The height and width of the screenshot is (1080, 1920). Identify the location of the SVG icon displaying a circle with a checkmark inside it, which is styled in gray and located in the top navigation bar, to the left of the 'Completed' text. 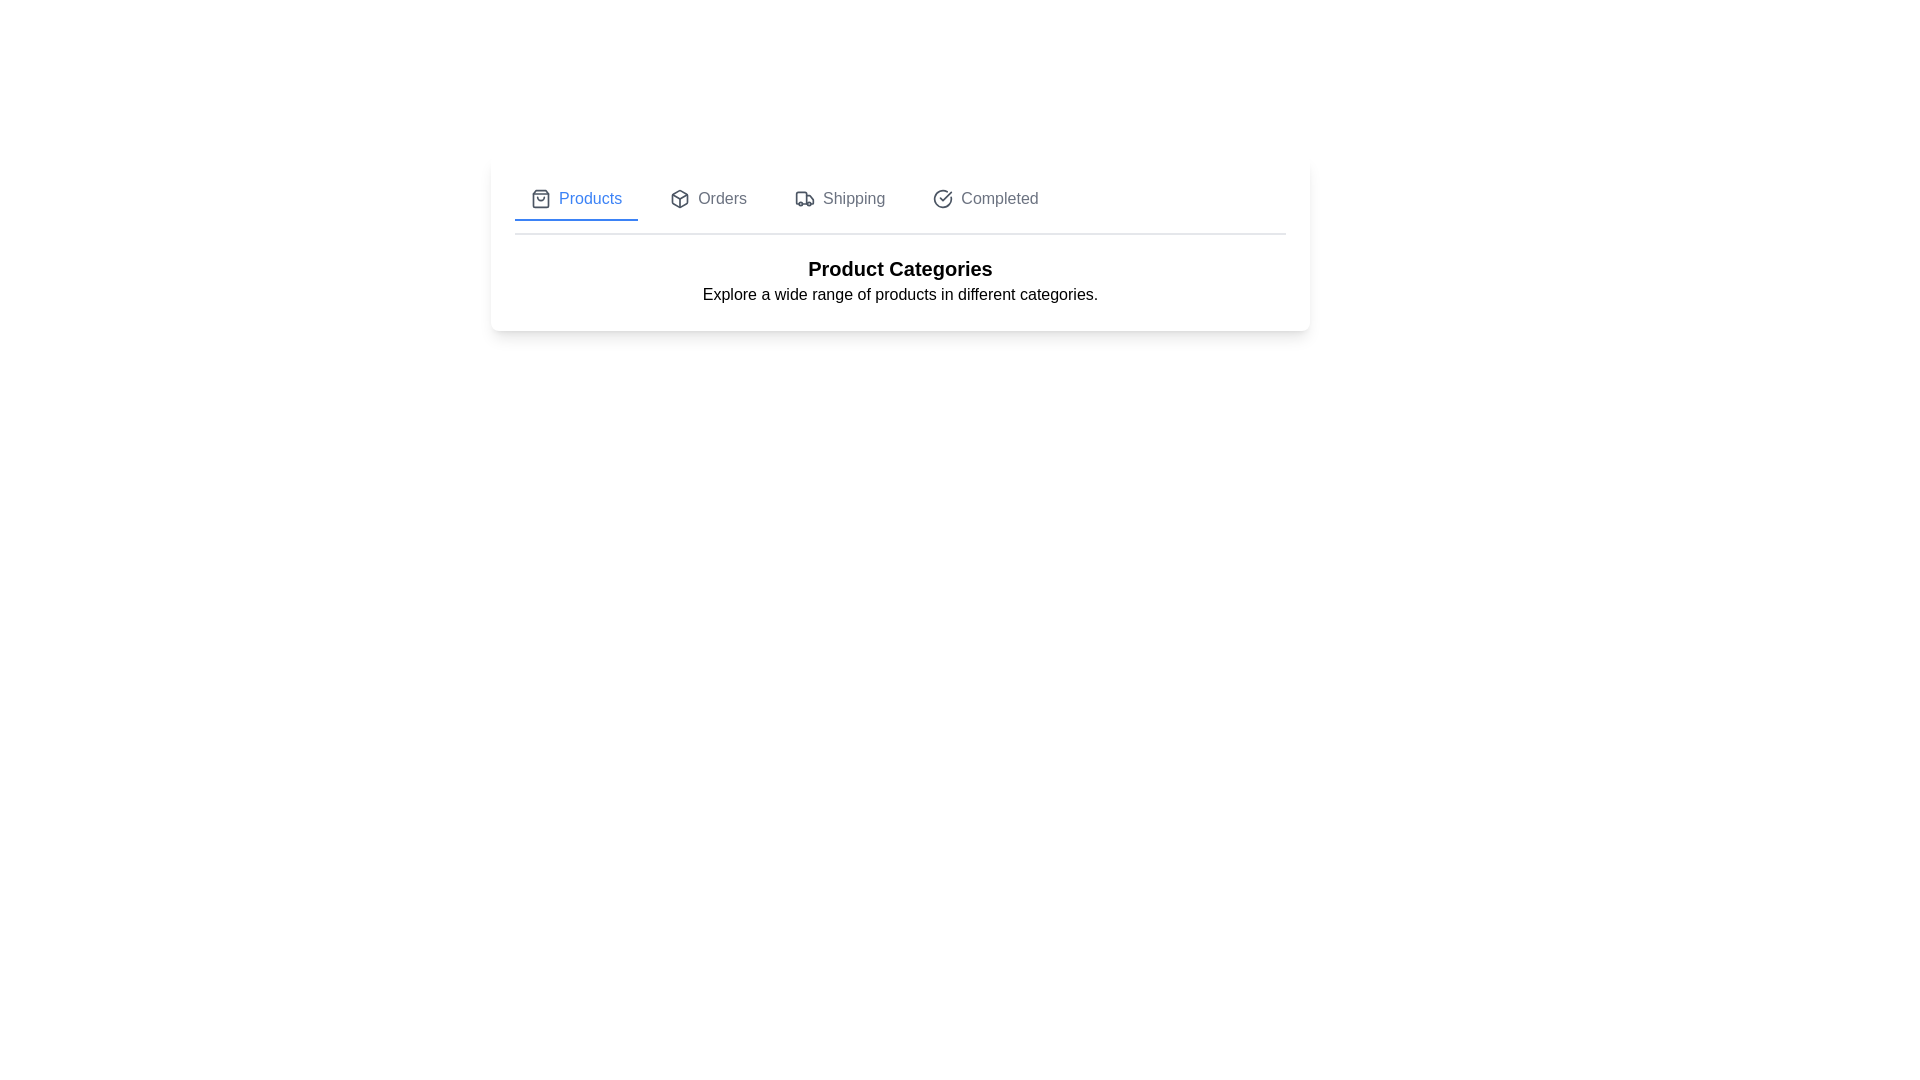
(942, 199).